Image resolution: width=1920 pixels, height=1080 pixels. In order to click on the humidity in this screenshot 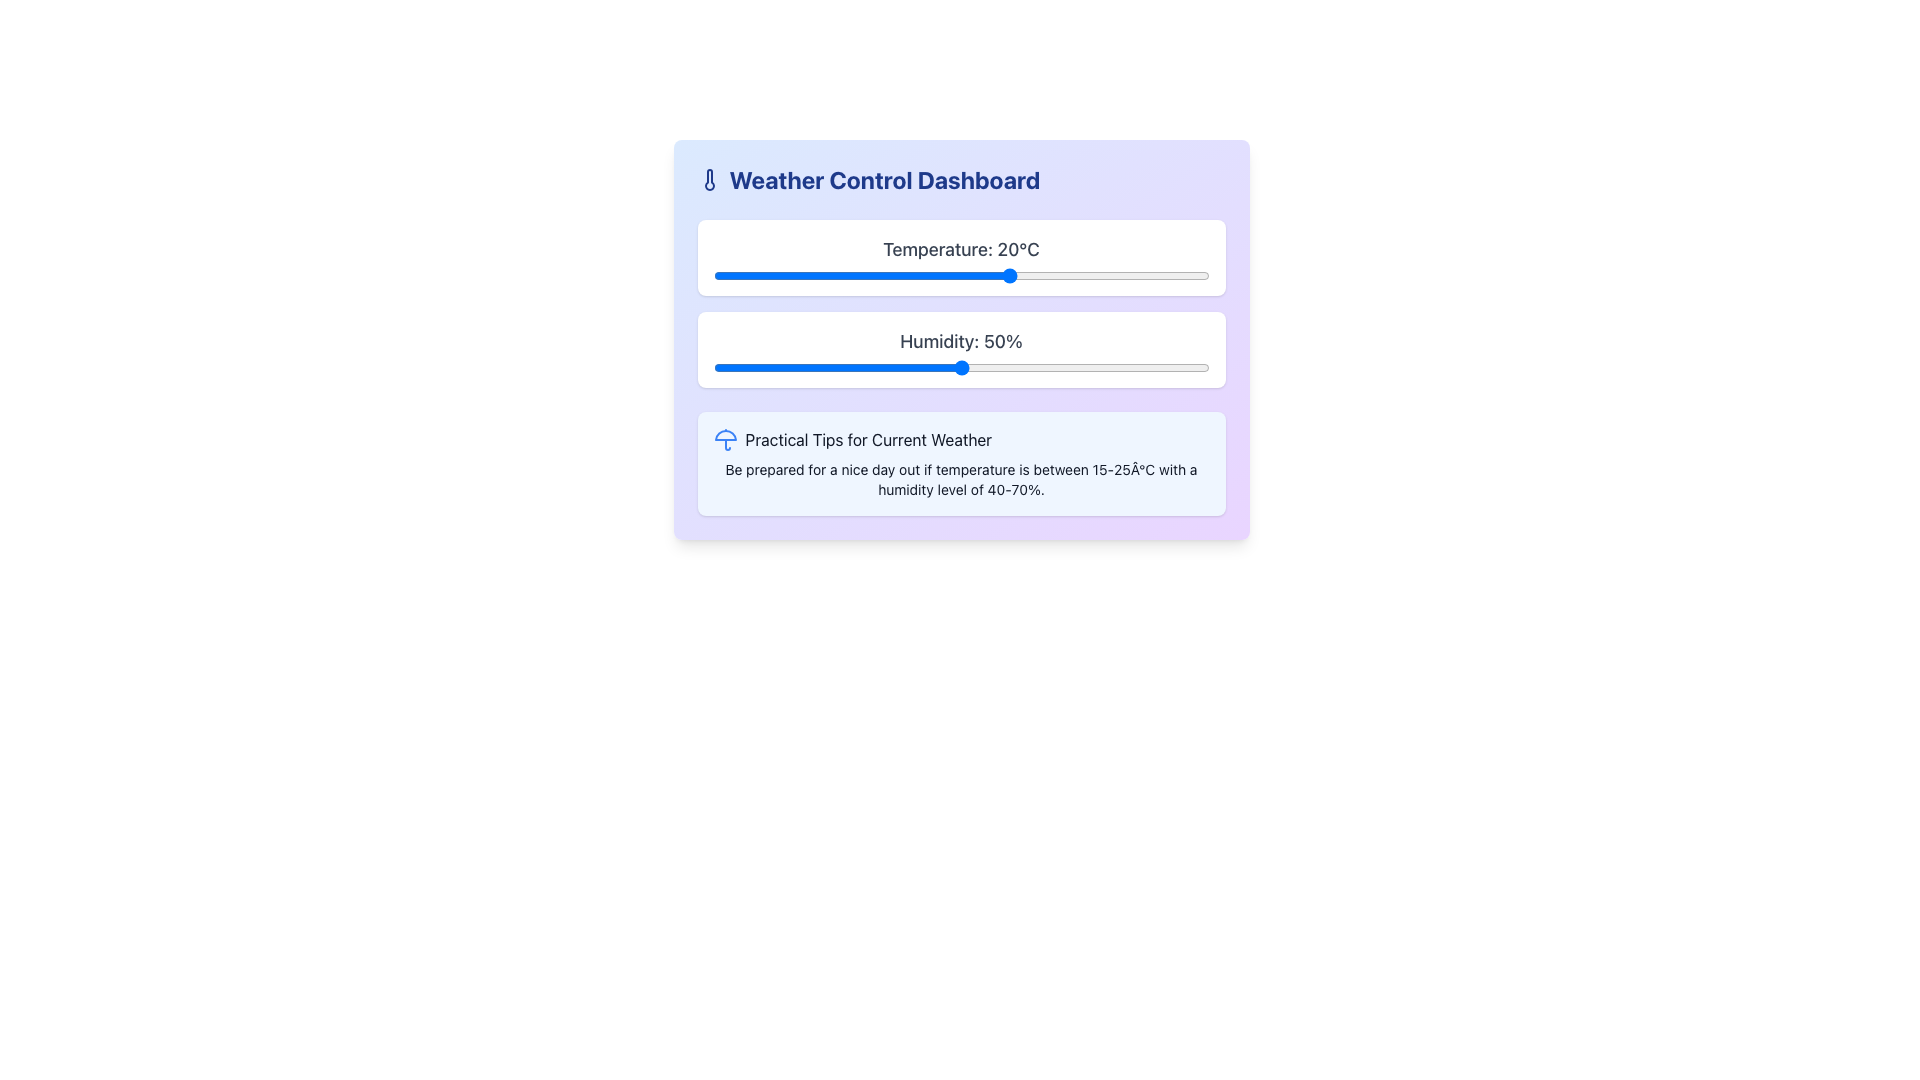, I will do `click(935, 367)`.